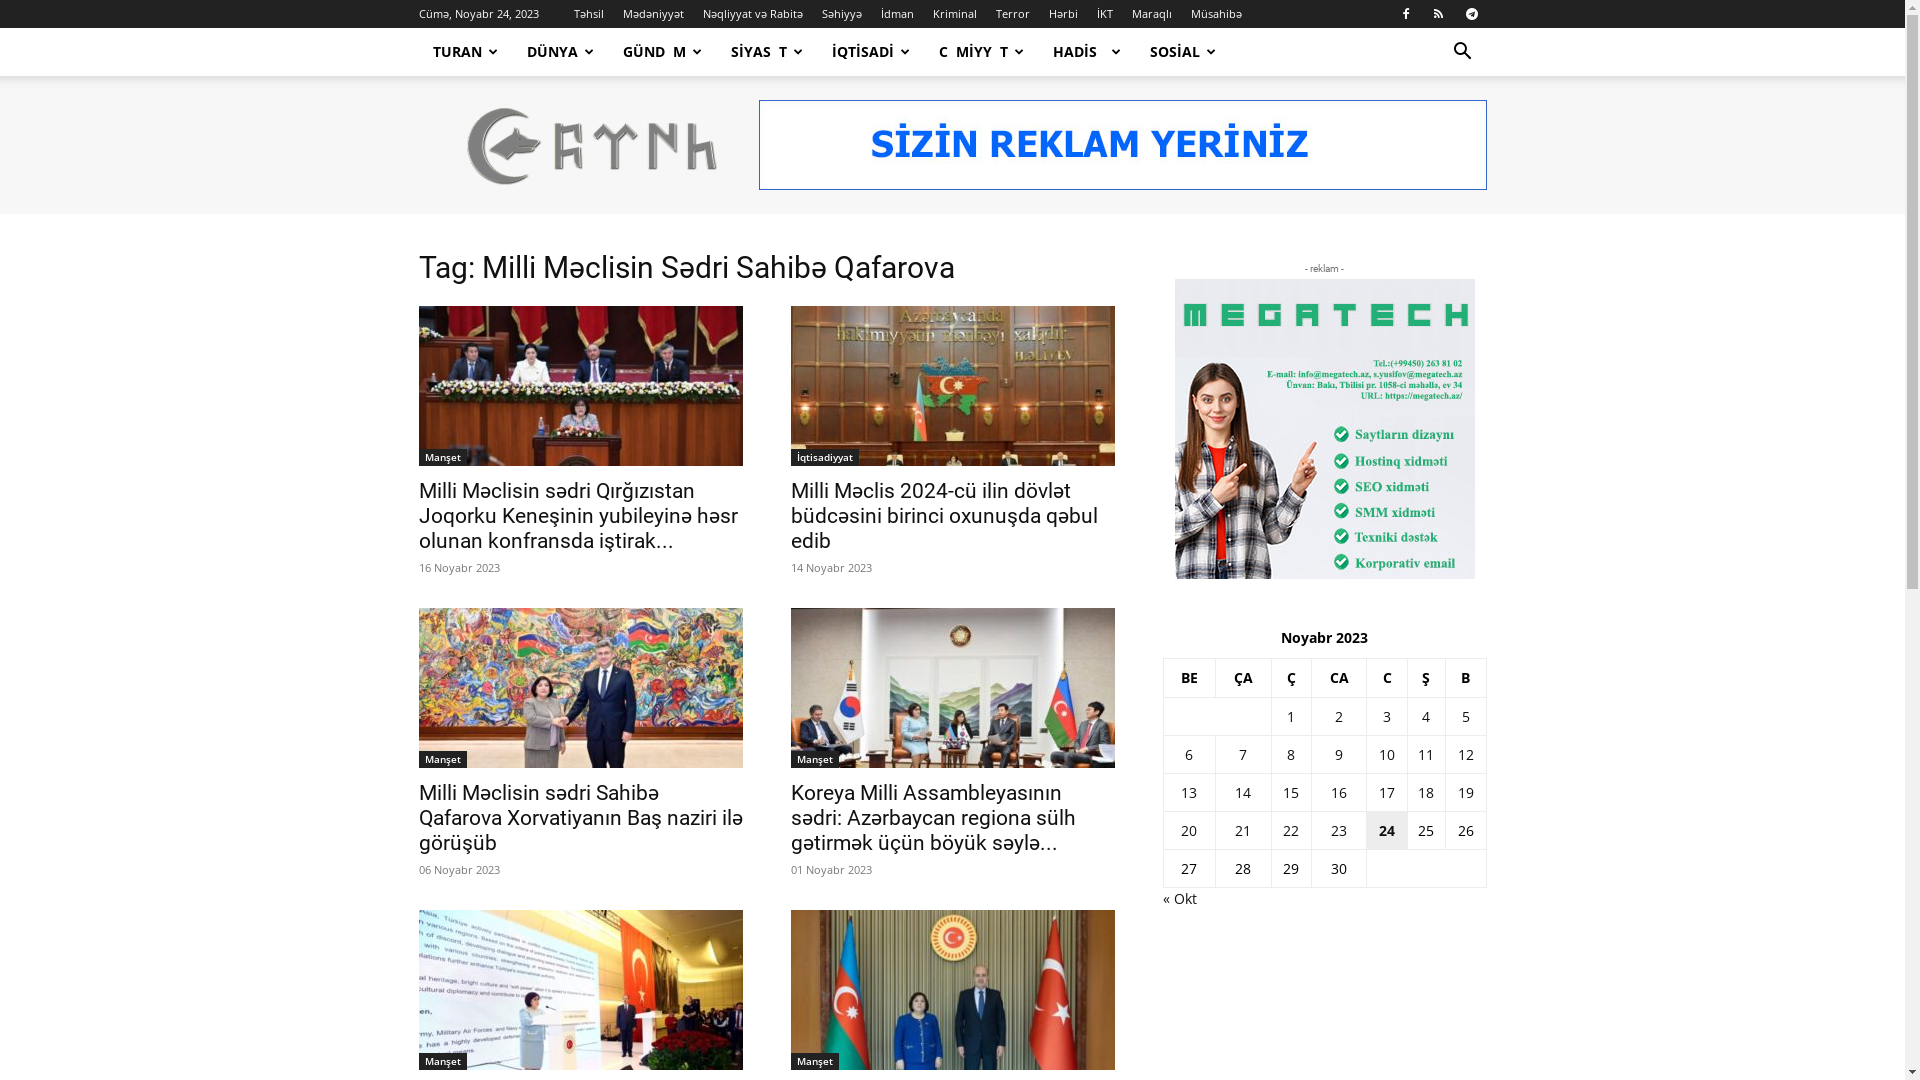 This screenshot has width=1920, height=1080. I want to click on '18', so click(1424, 791).